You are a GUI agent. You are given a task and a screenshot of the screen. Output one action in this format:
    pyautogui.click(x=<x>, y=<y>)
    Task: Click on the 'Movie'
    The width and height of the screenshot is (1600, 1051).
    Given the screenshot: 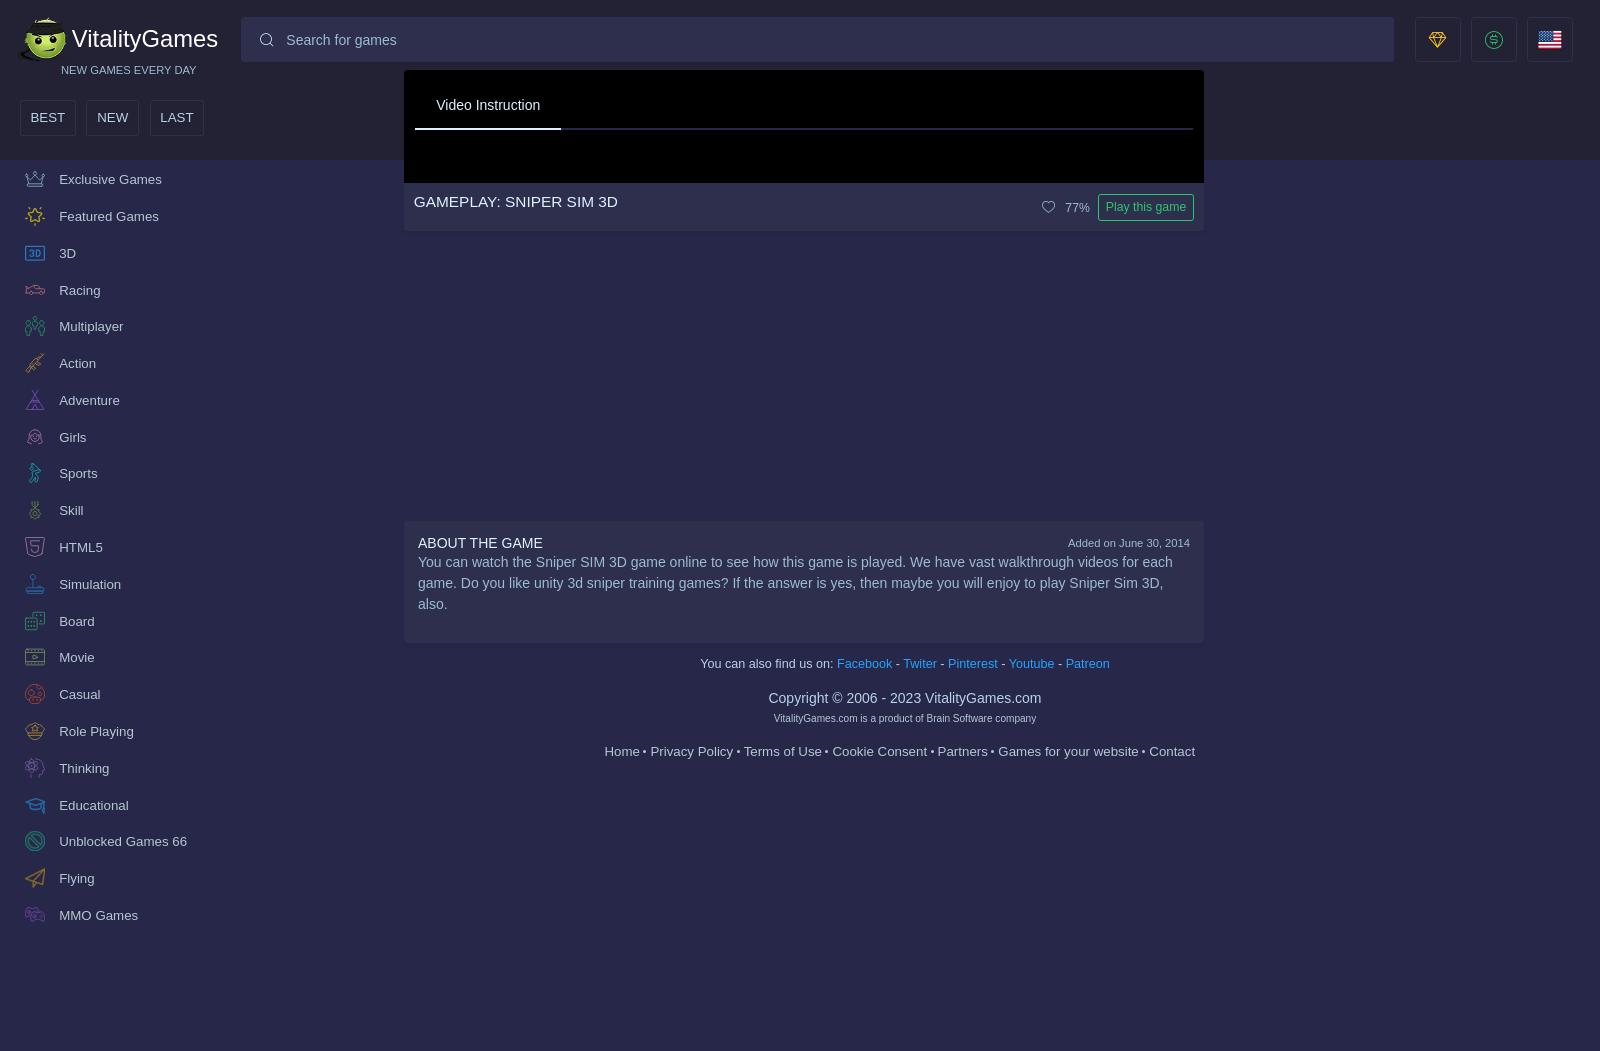 What is the action you would take?
    pyautogui.click(x=58, y=657)
    